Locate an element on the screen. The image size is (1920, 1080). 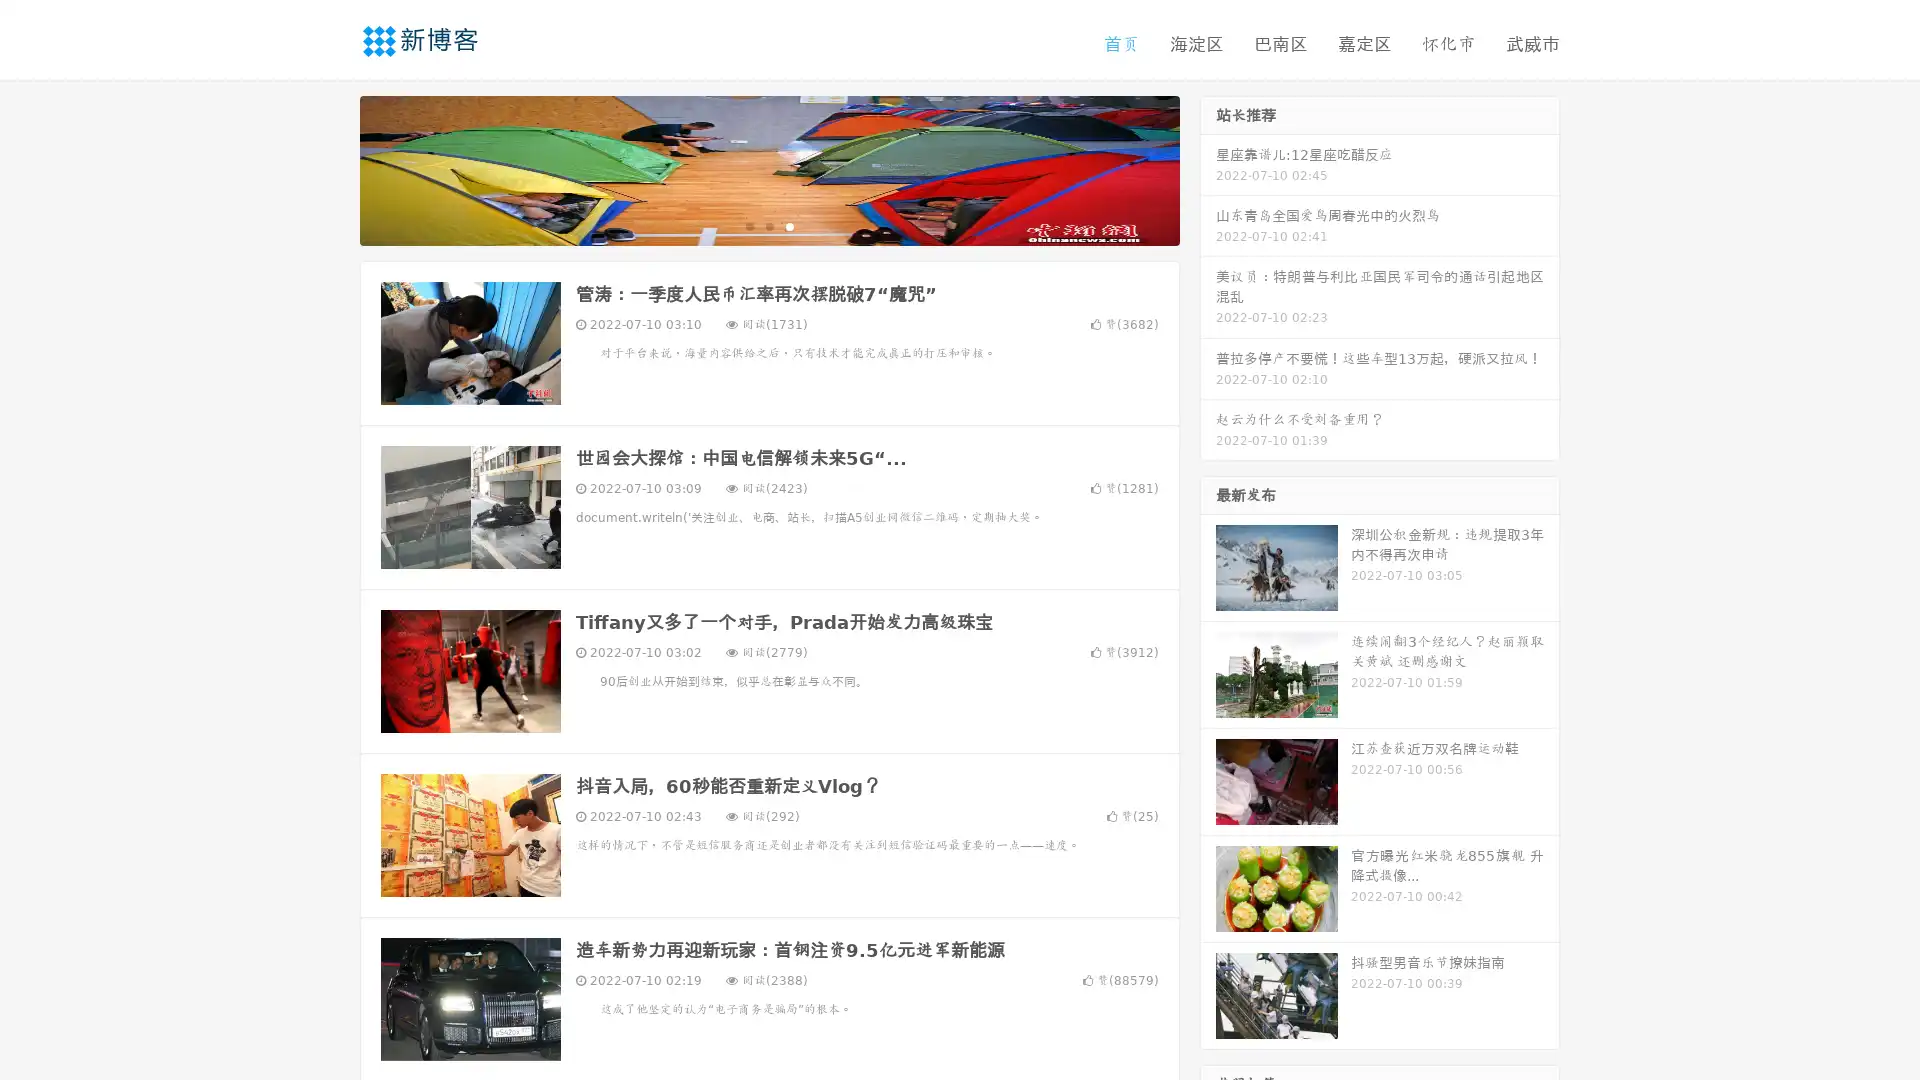
Go to slide 3 is located at coordinates (789, 225).